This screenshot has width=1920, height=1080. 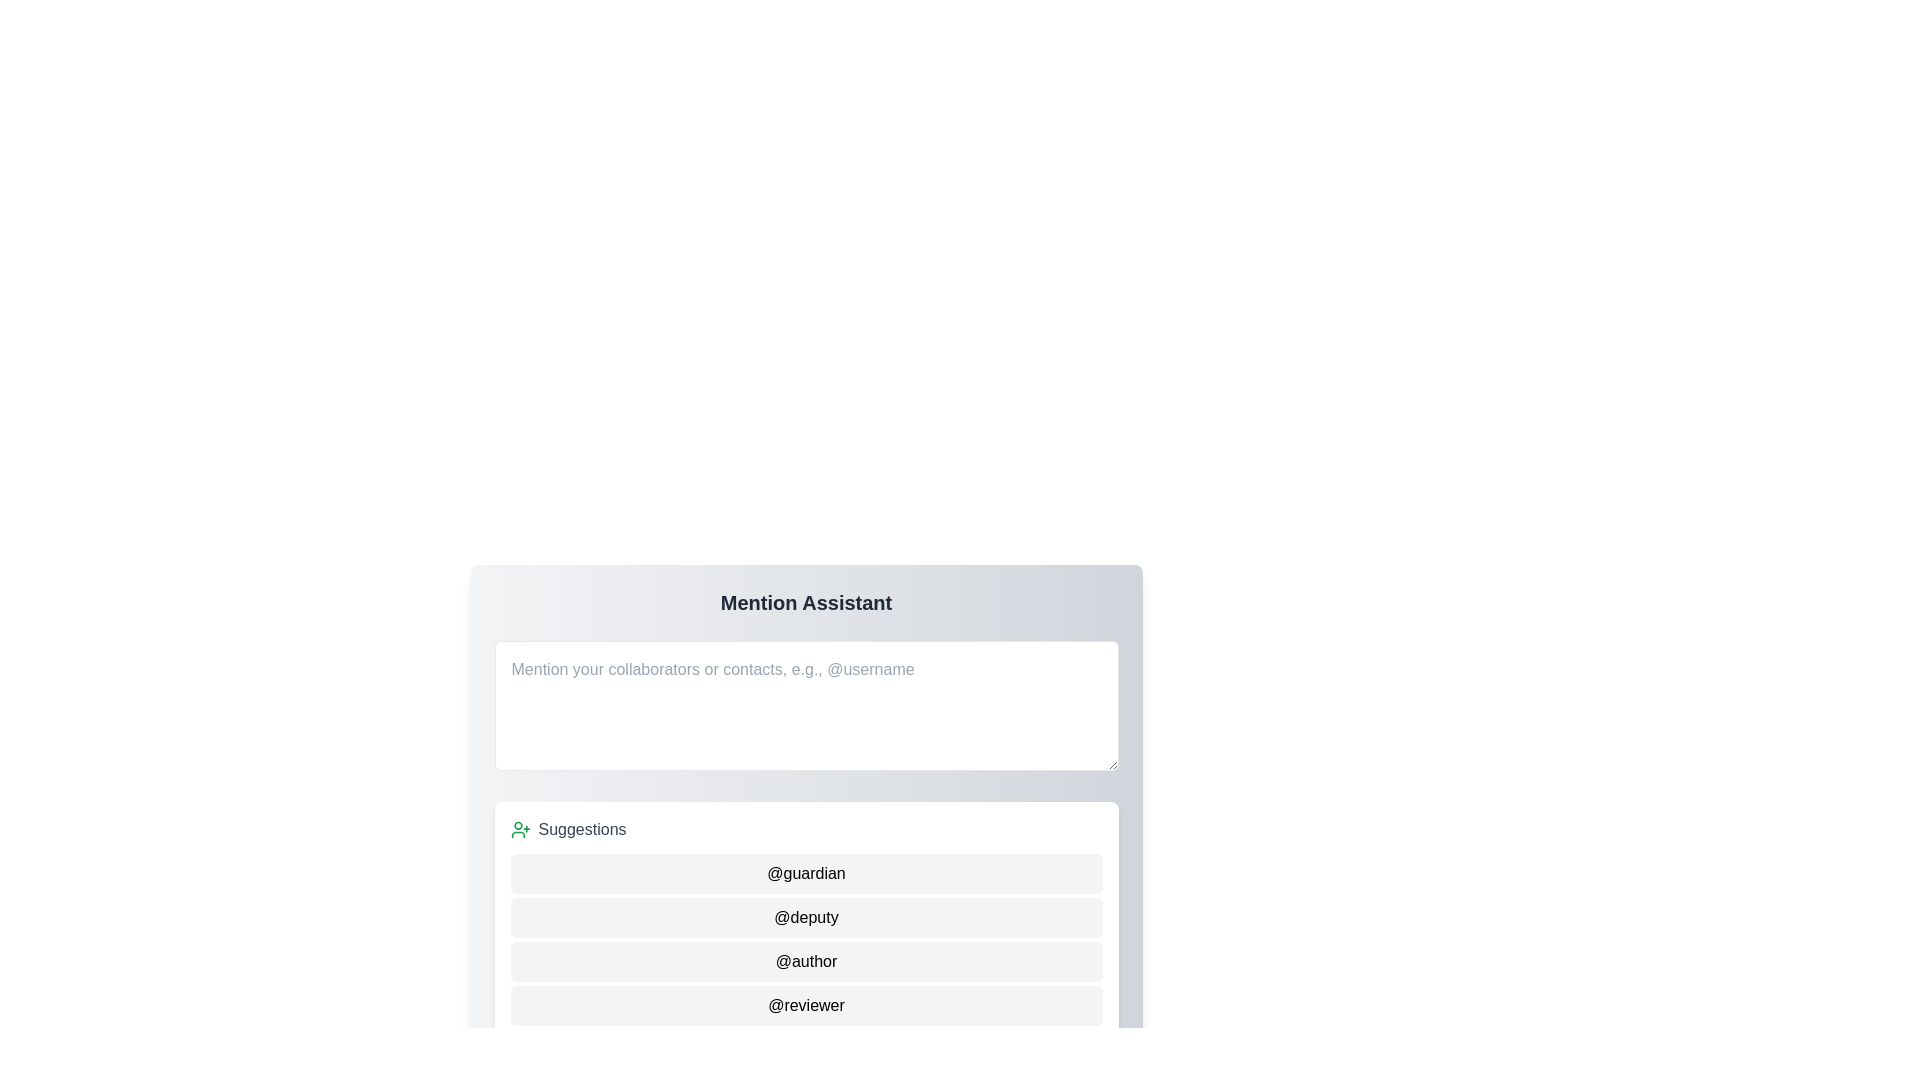 What do you see at coordinates (806, 918) in the screenshot?
I see `to select the suggestion '@deputy' from the second item in the 'Mention Assistant' dropdown list` at bounding box center [806, 918].